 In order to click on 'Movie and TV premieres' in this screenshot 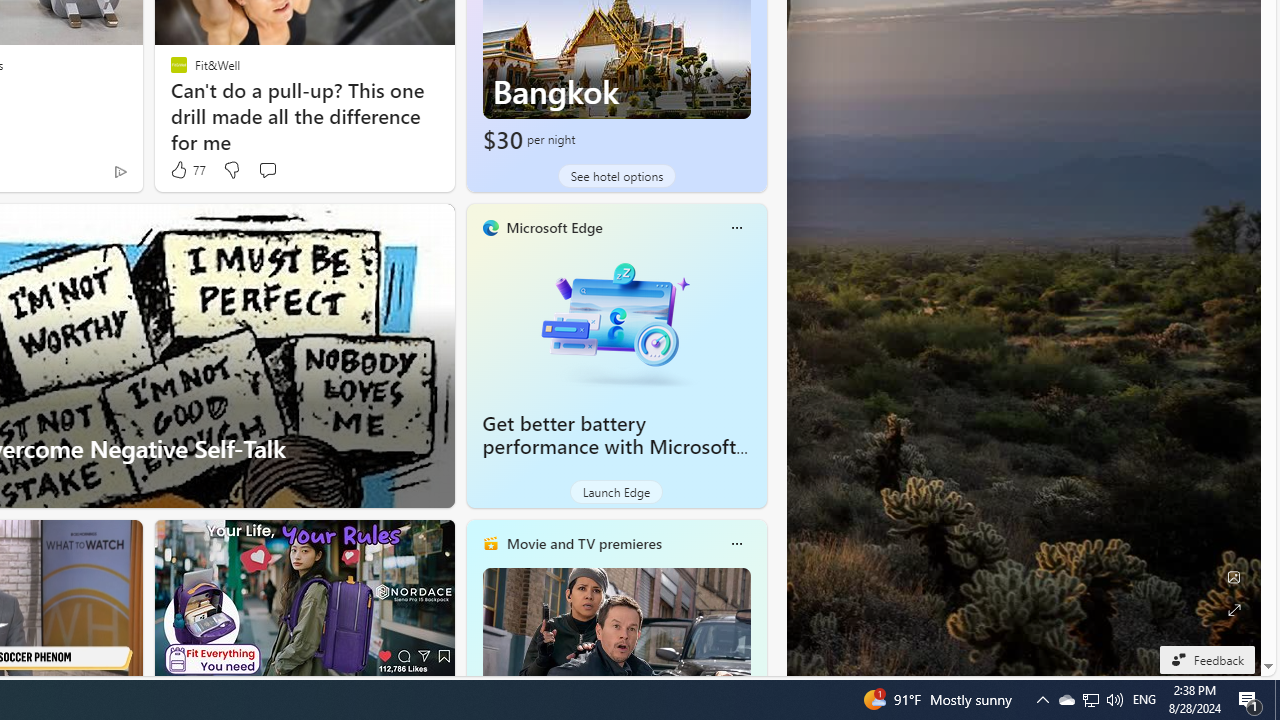, I will do `click(582, 543)`.